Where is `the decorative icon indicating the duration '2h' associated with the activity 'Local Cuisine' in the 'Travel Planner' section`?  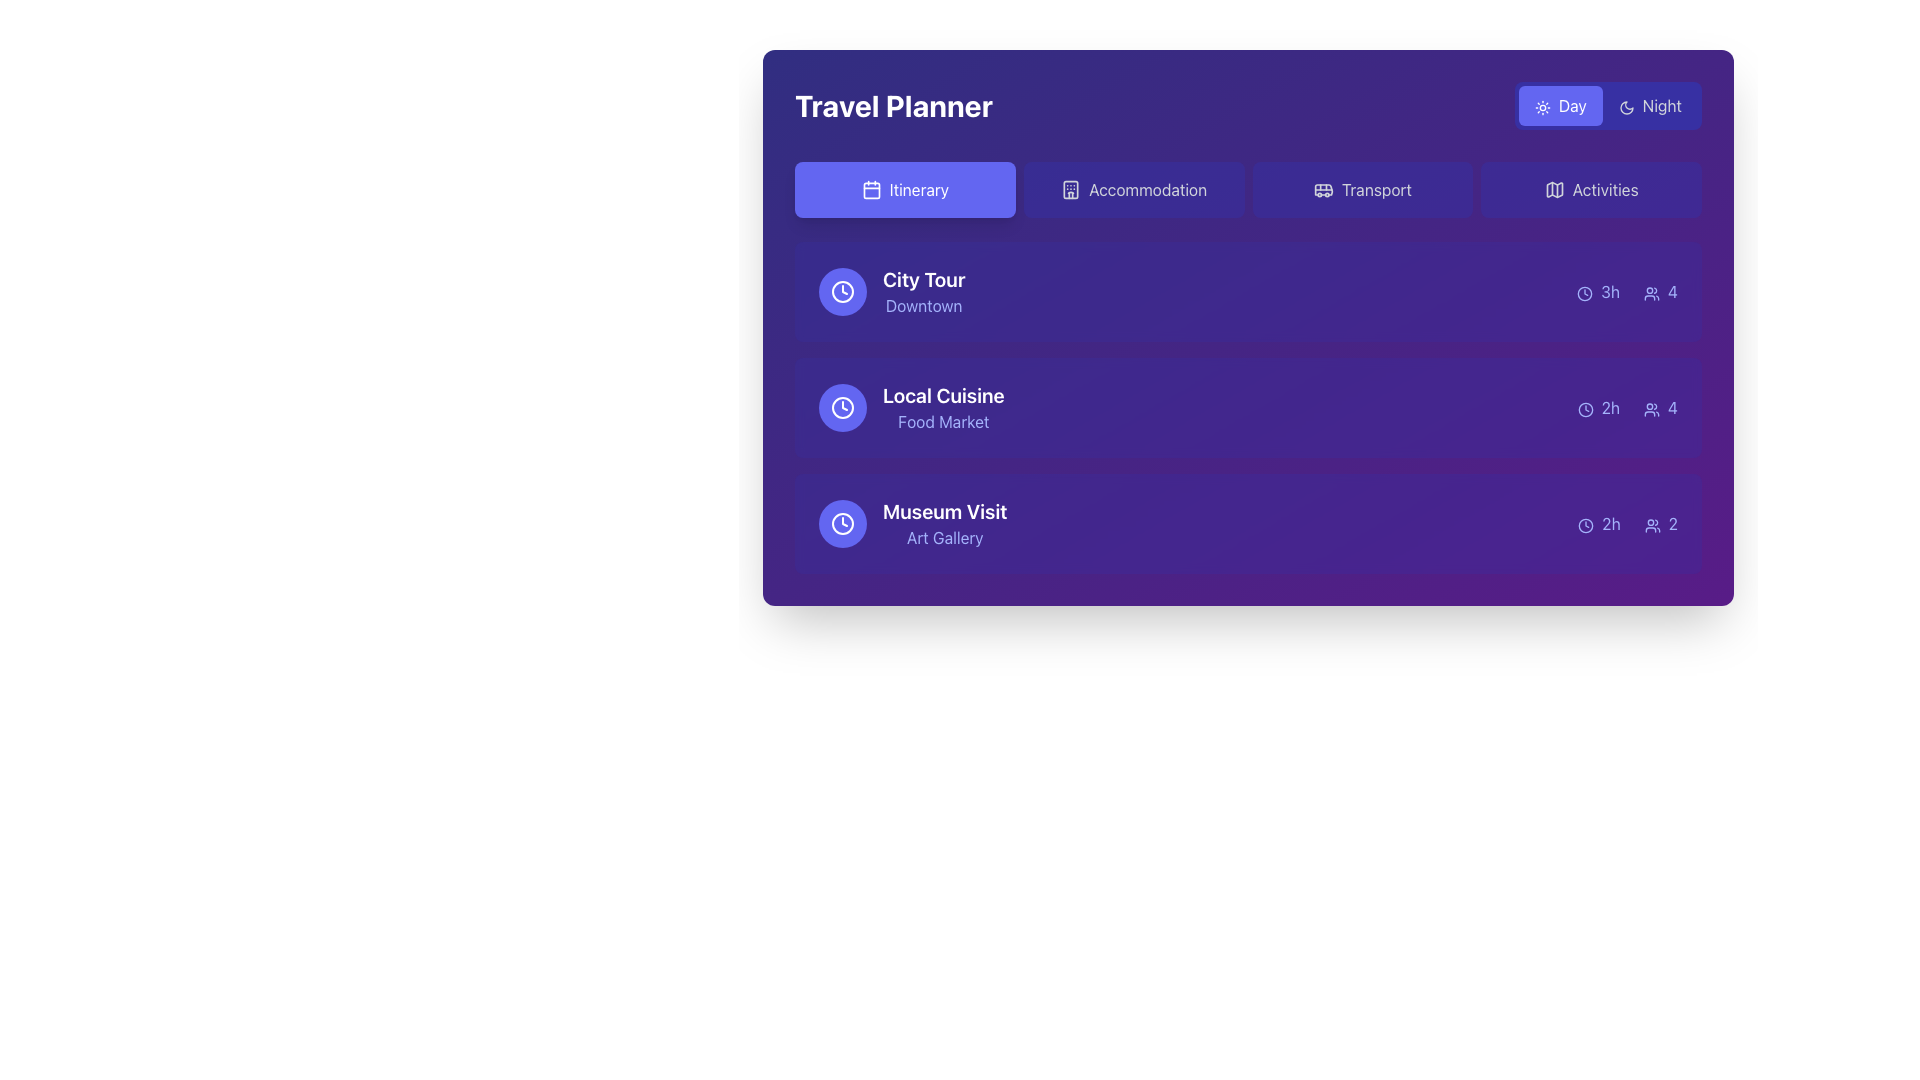
the decorative icon indicating the duration '2h' associated with the activity 'Local Cuisine' in the 'Travel Planner' section is located at coordinates (1584, 408).